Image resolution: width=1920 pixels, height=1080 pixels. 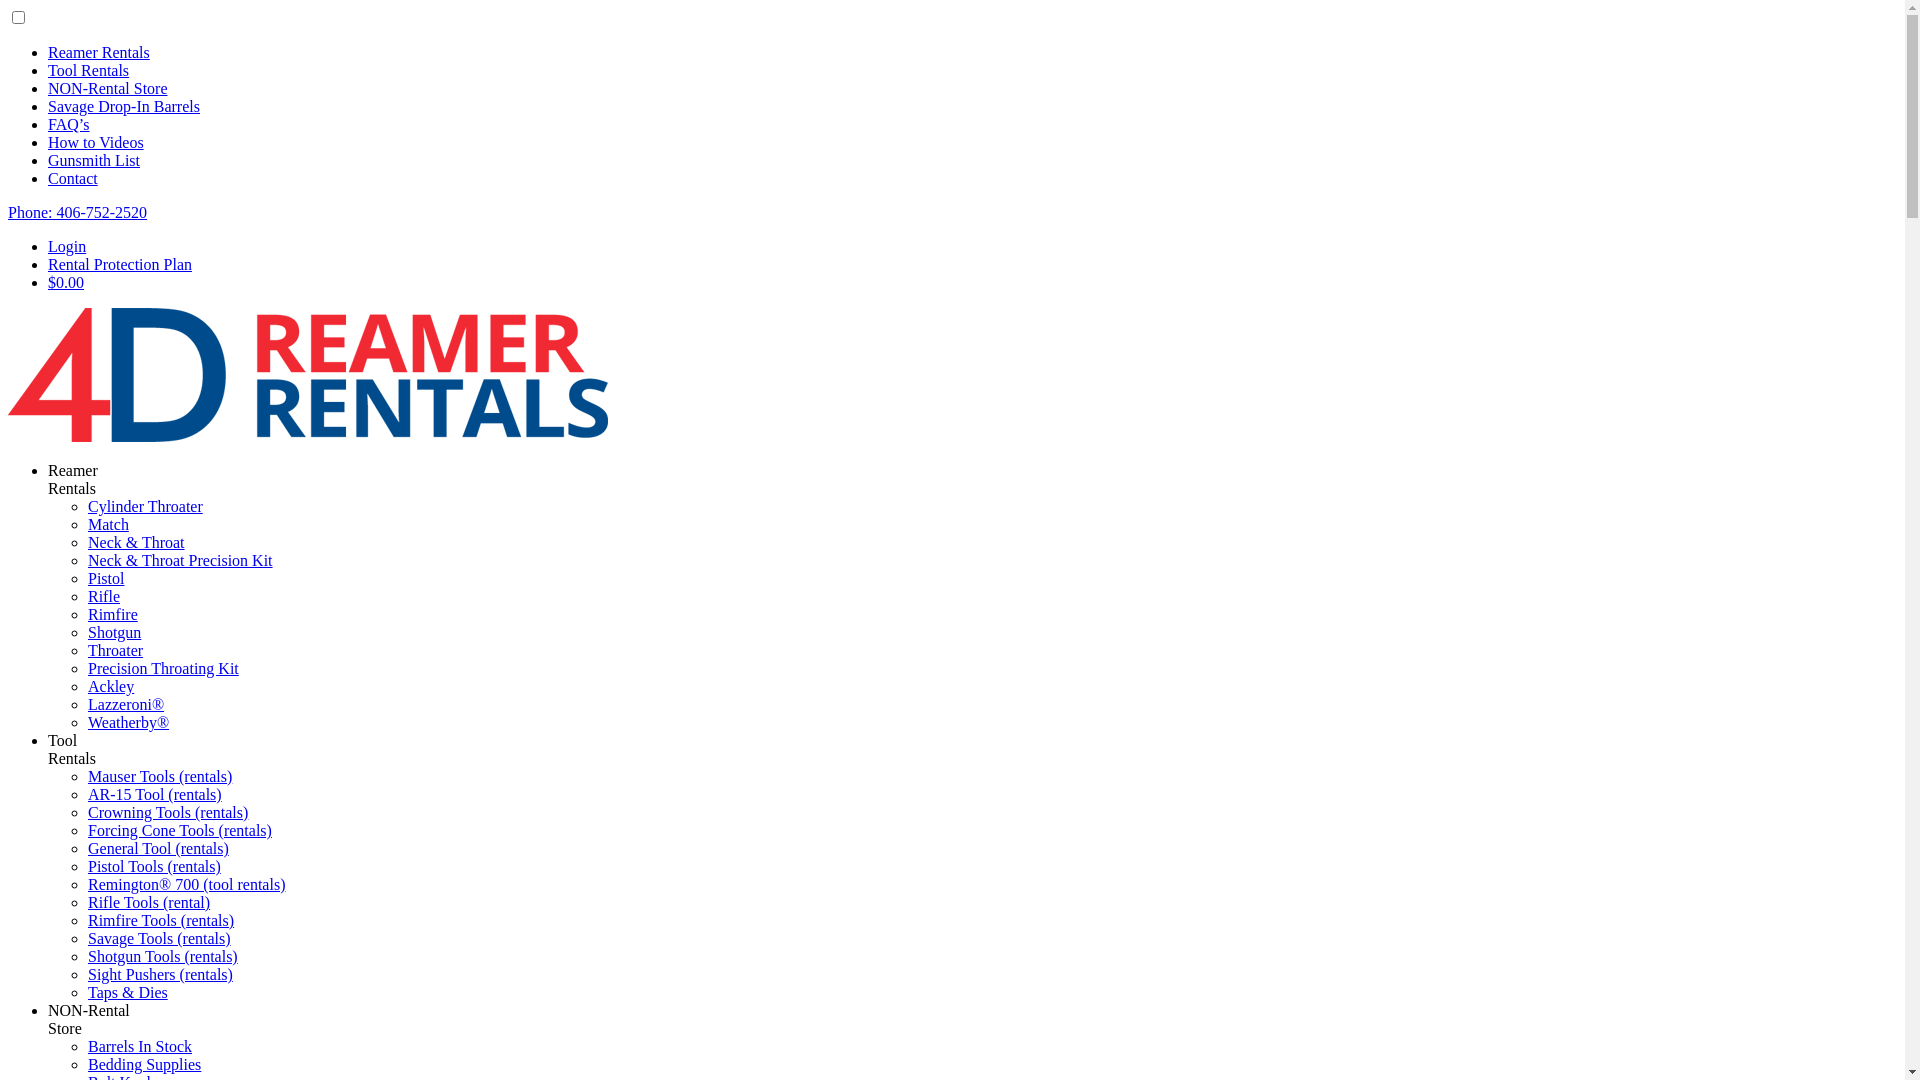 What do you see at coordinates (119, 263) in the screenshot?
I see `'Rental Protection Plan'` at bounding box center [119, 263].